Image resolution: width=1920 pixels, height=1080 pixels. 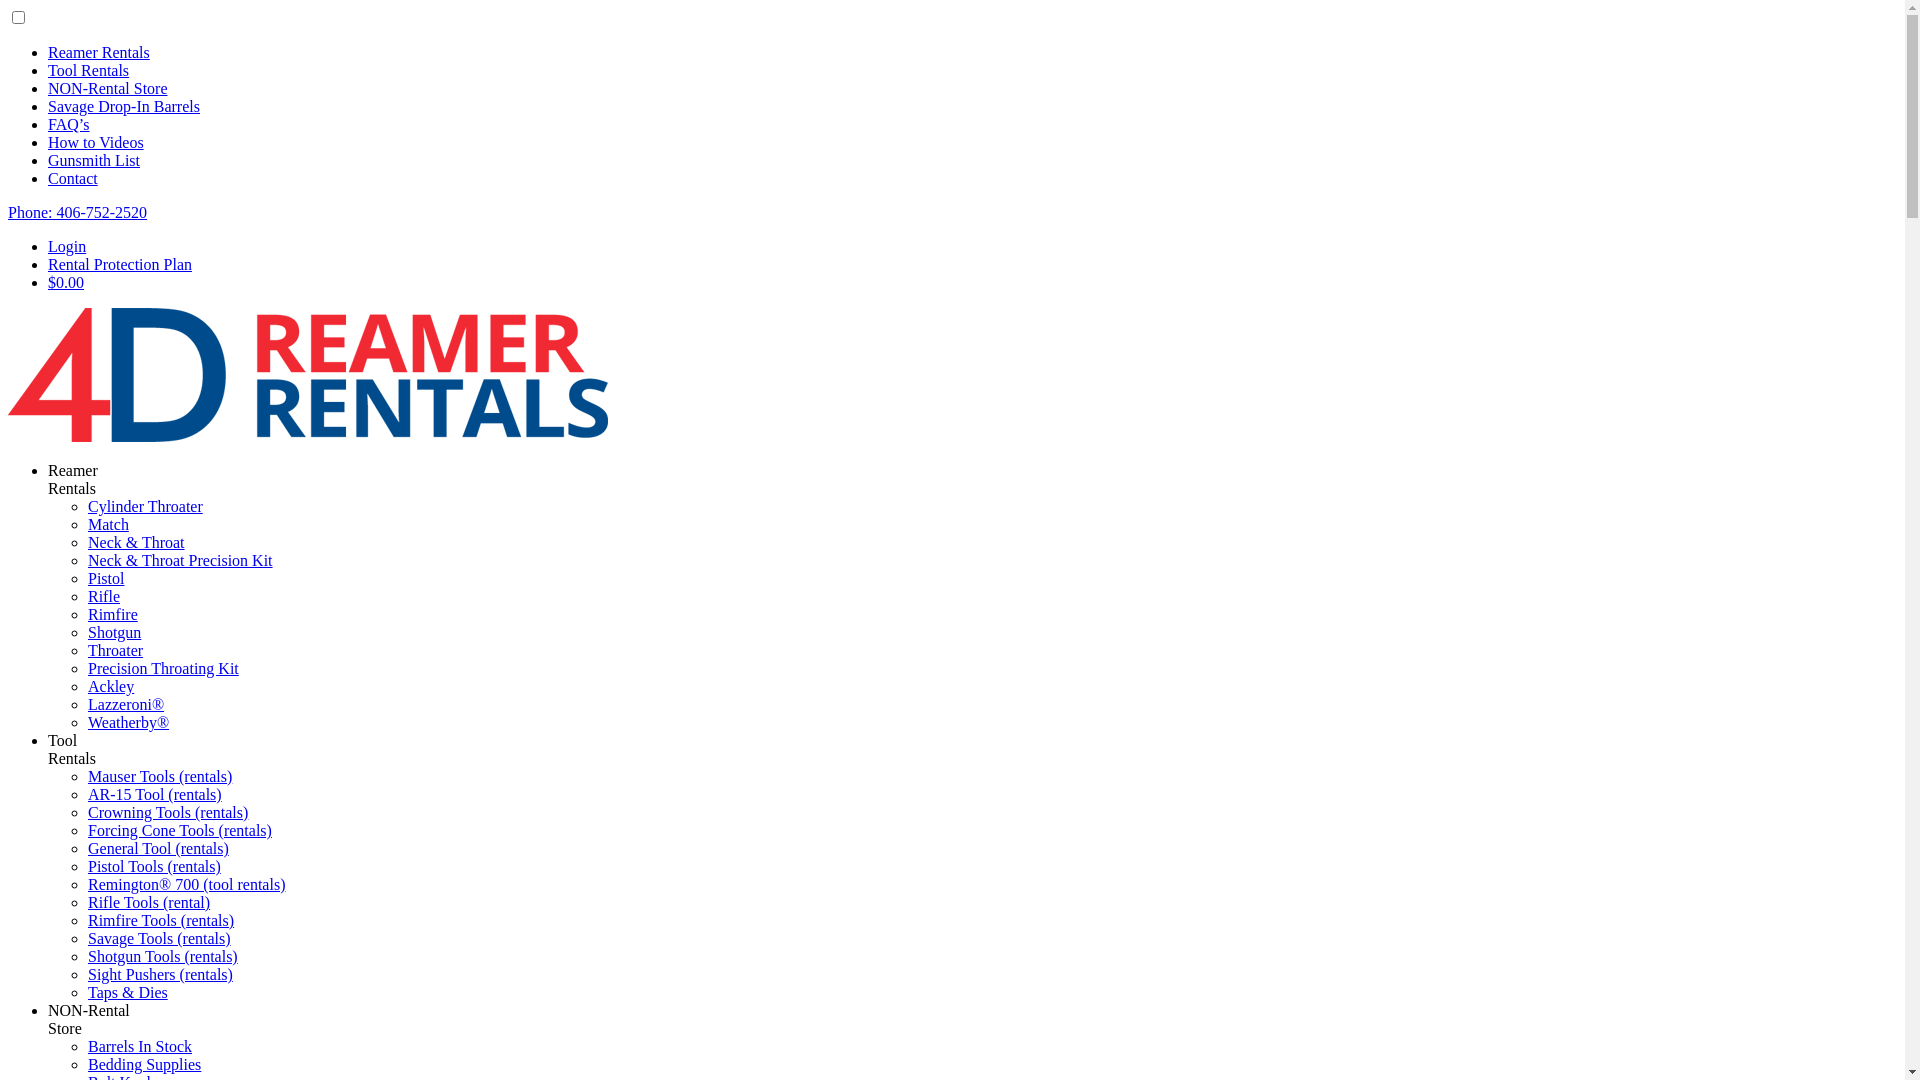 What do you see at coordinates (119, 263) in the screenshot?
I see `'Rental Protection Plan'` at bounding box center [119, 263].